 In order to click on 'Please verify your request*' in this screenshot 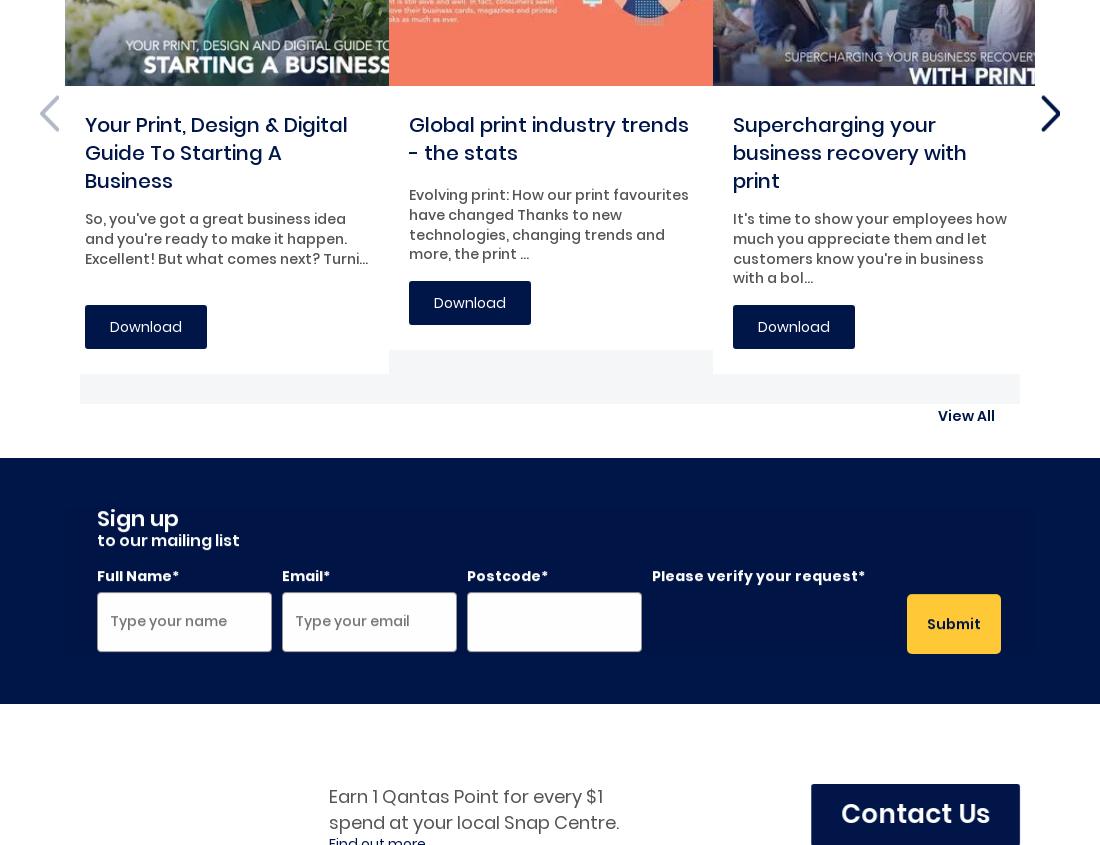, I will do `click(757, 575)`.